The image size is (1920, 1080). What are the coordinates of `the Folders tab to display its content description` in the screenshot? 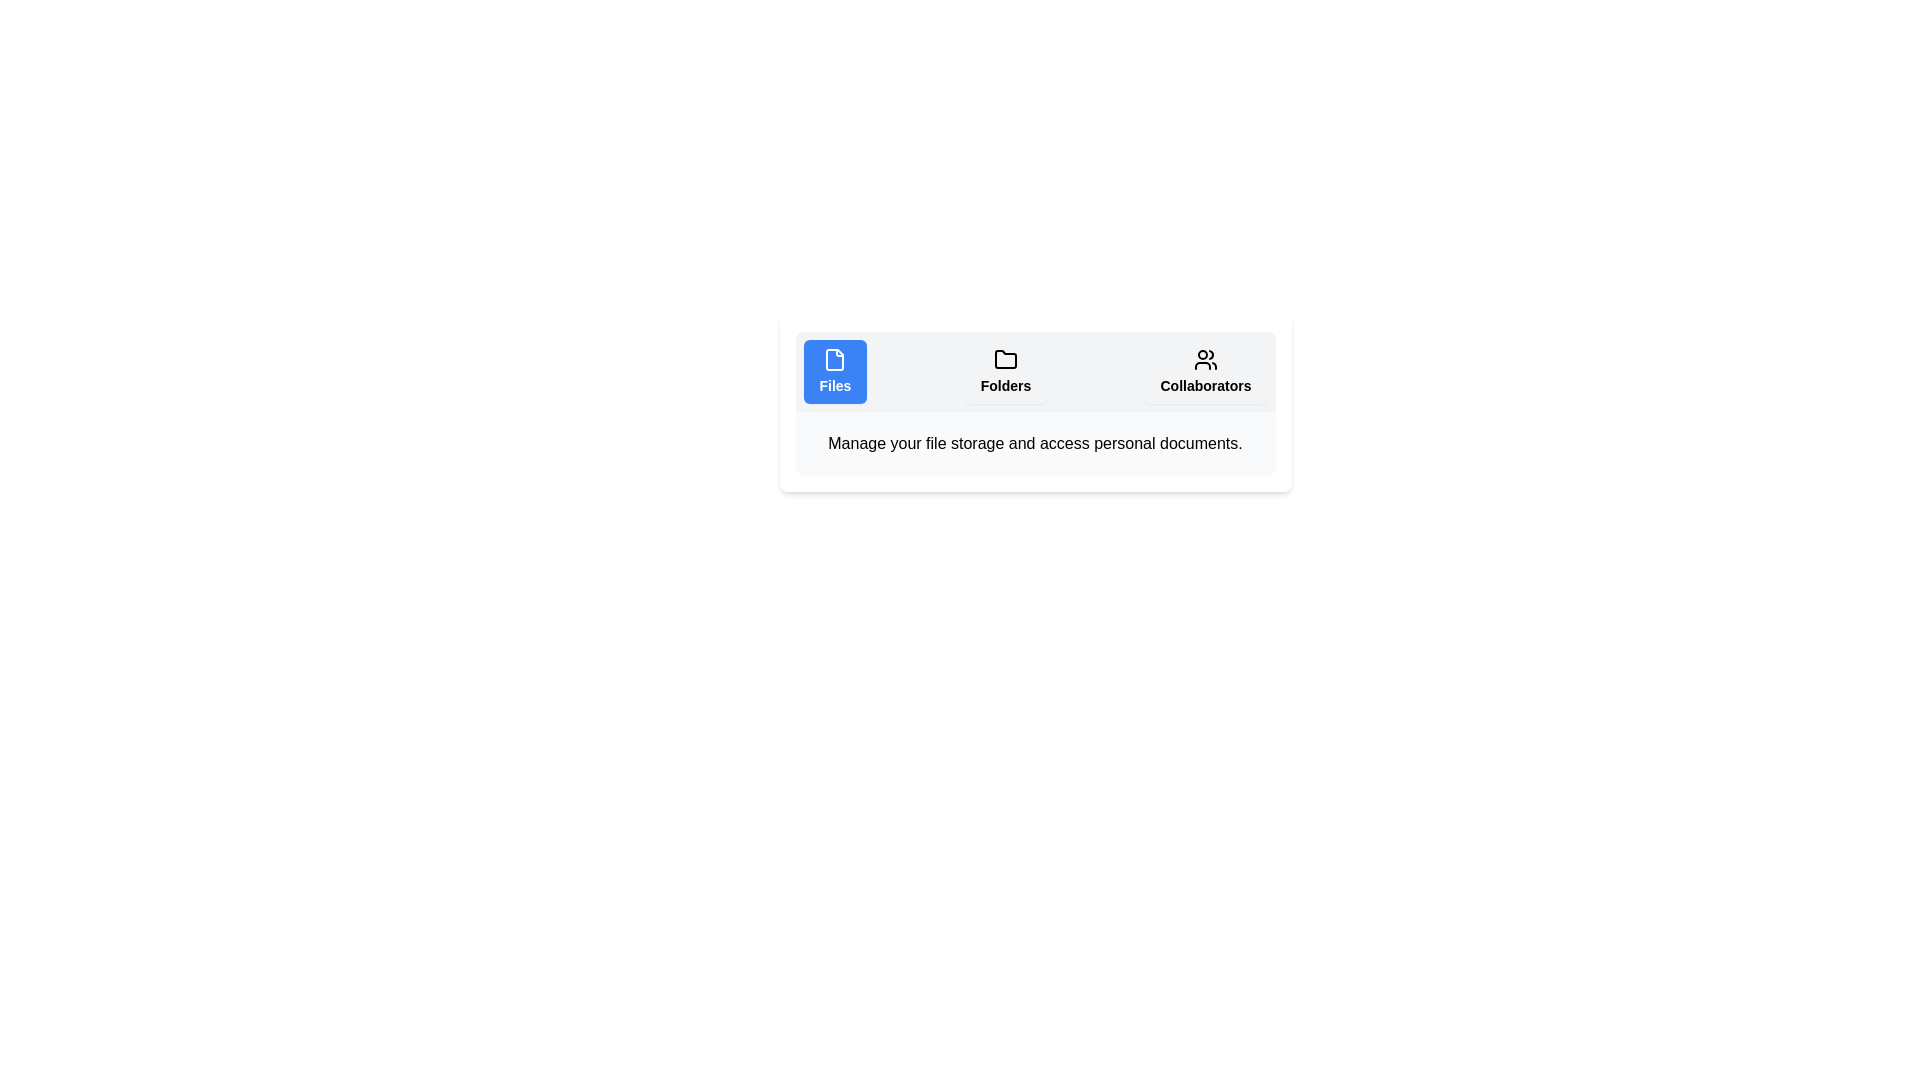 It's located at (1005, 371).